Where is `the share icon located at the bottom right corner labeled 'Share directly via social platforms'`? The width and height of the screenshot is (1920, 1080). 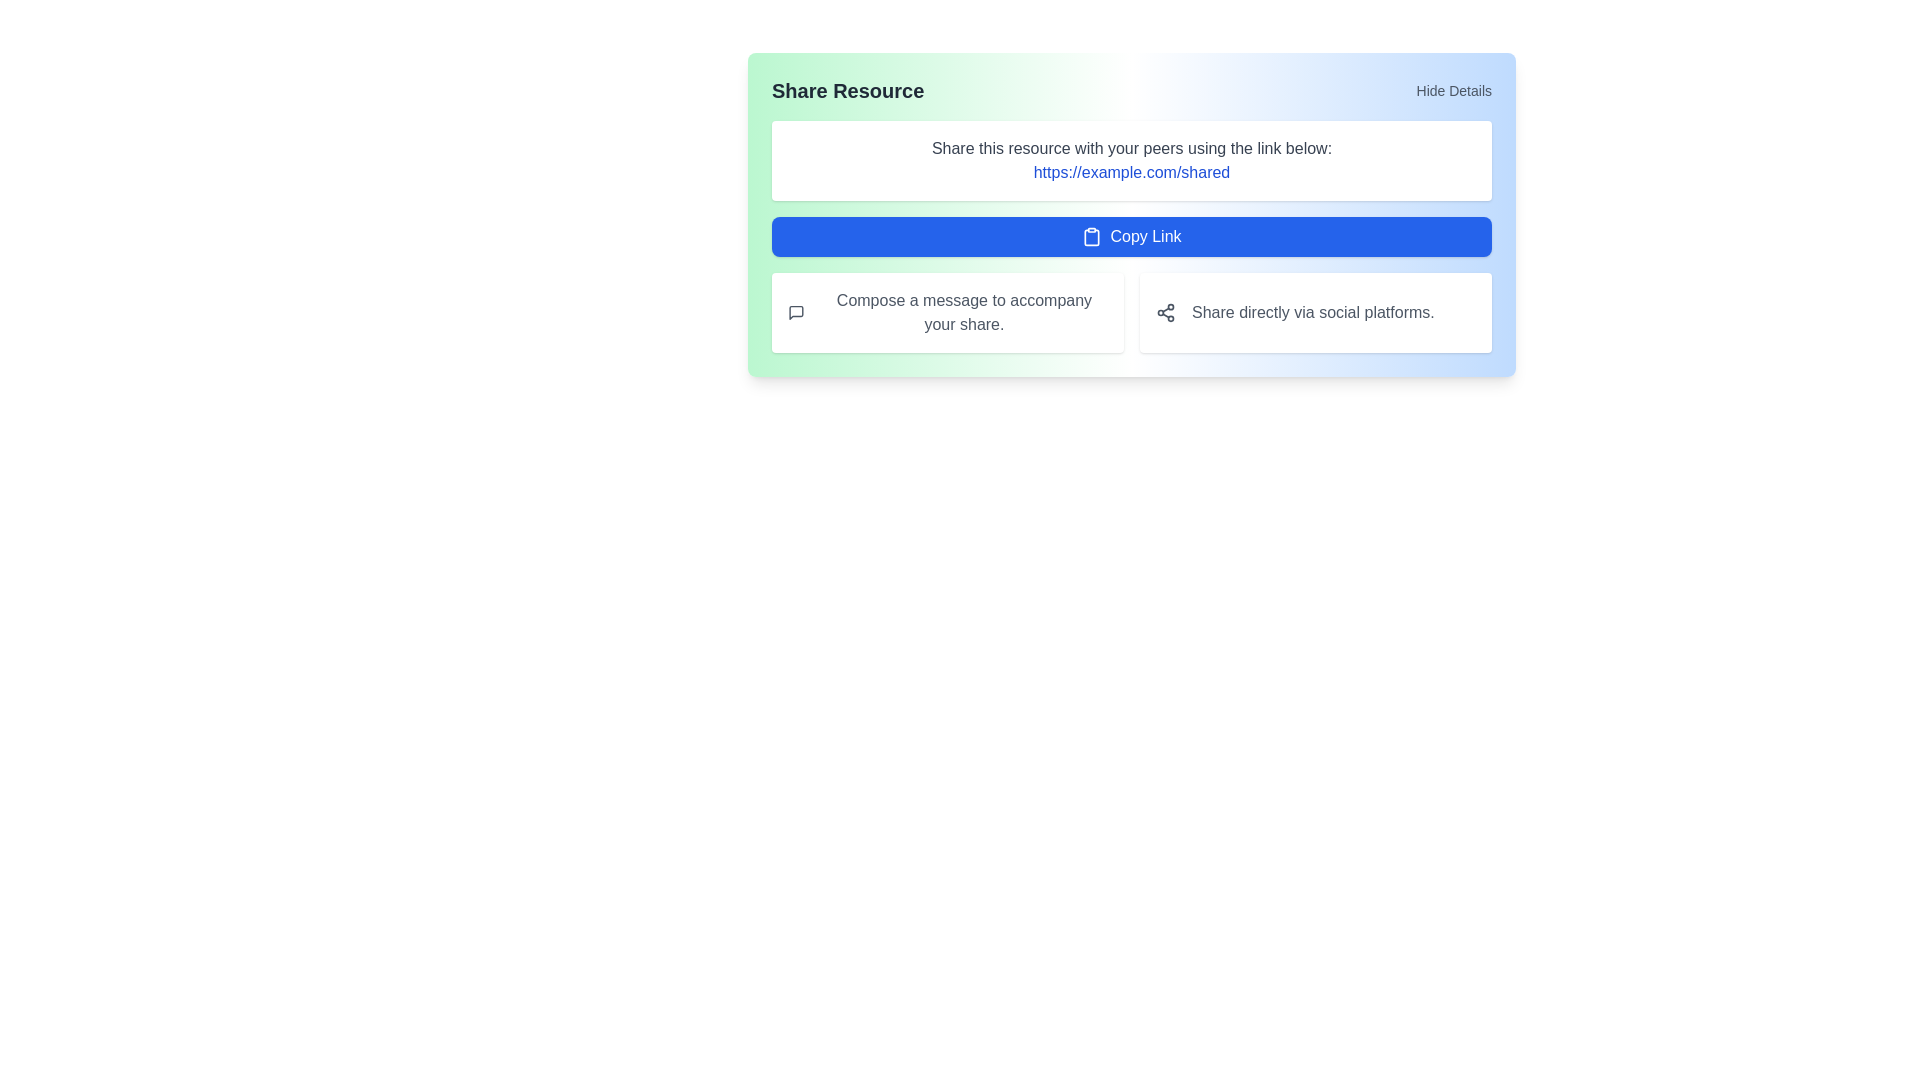
the share icon located at the bottom right corner labeled 'Share directly via social platforms' is located at coordinates (1166, 312).